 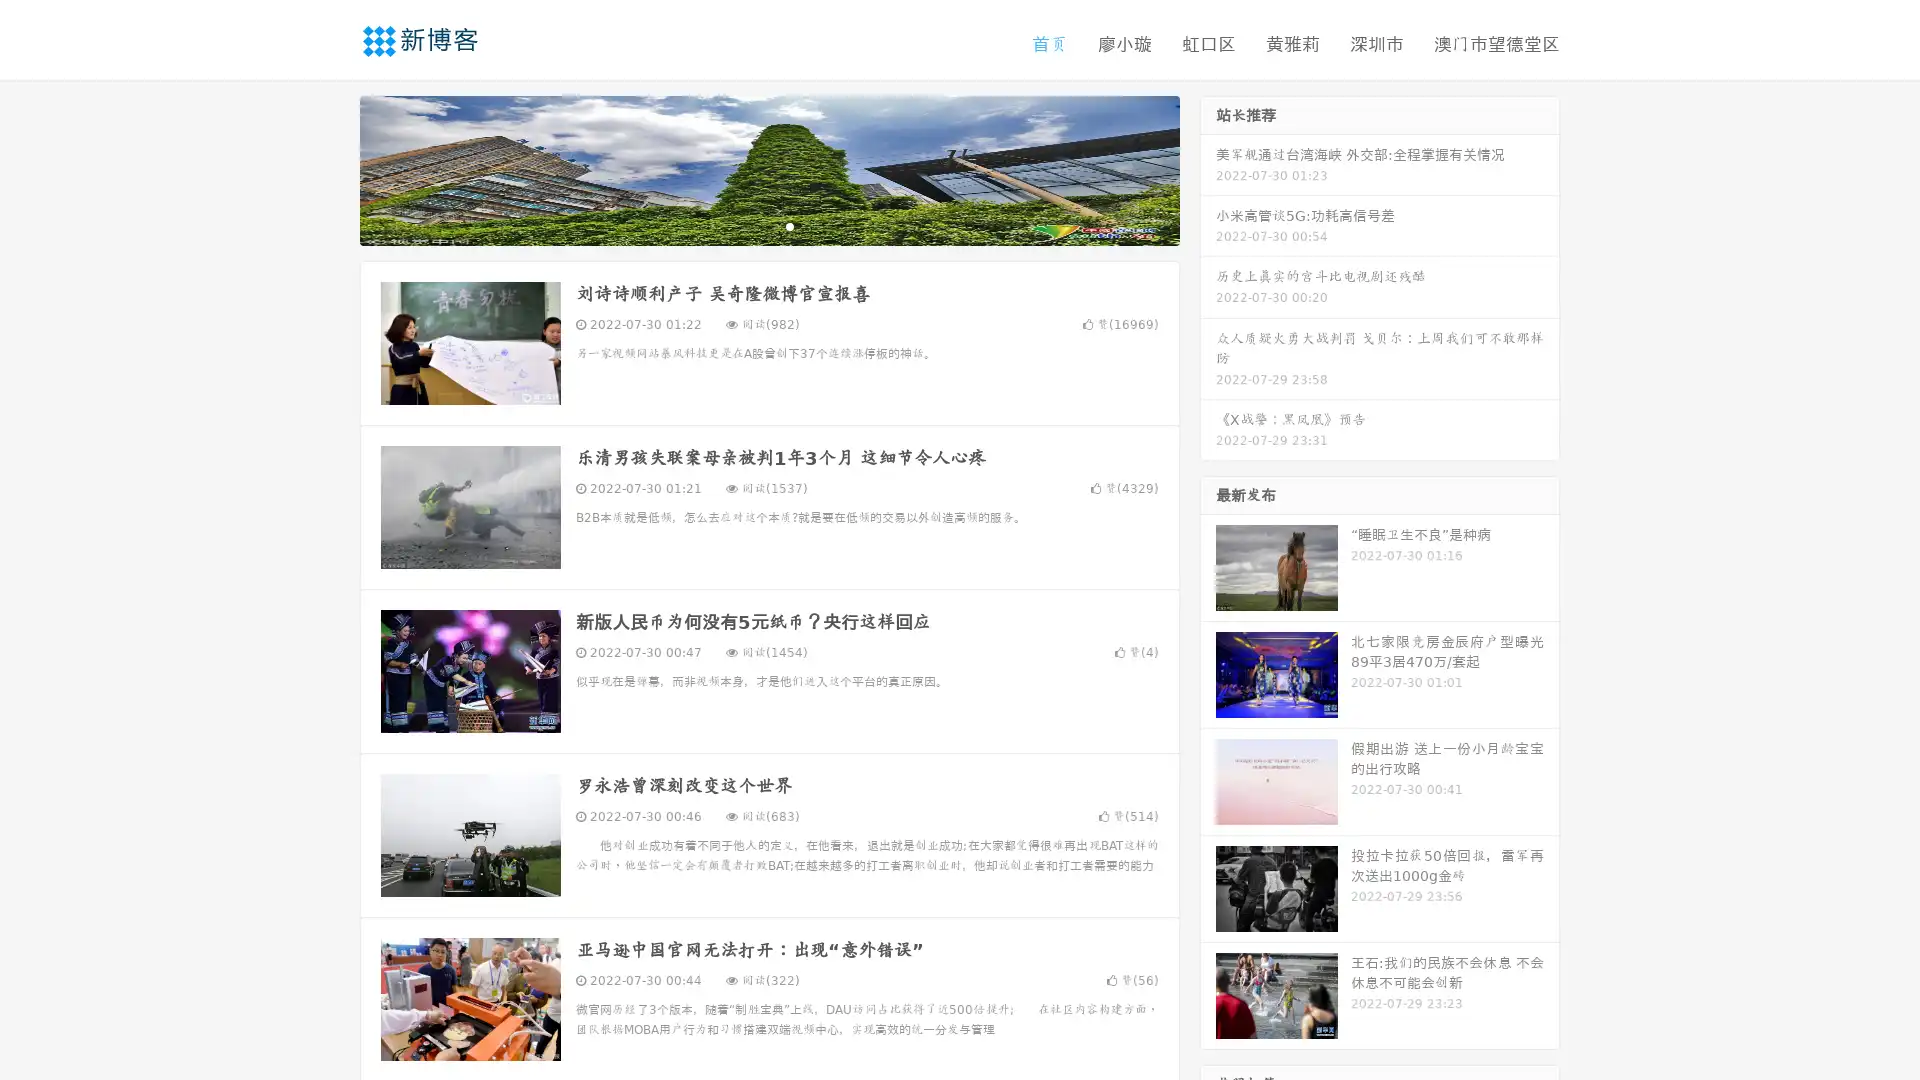 I want to click on Go to slide 2, so click(x=768, y=225).